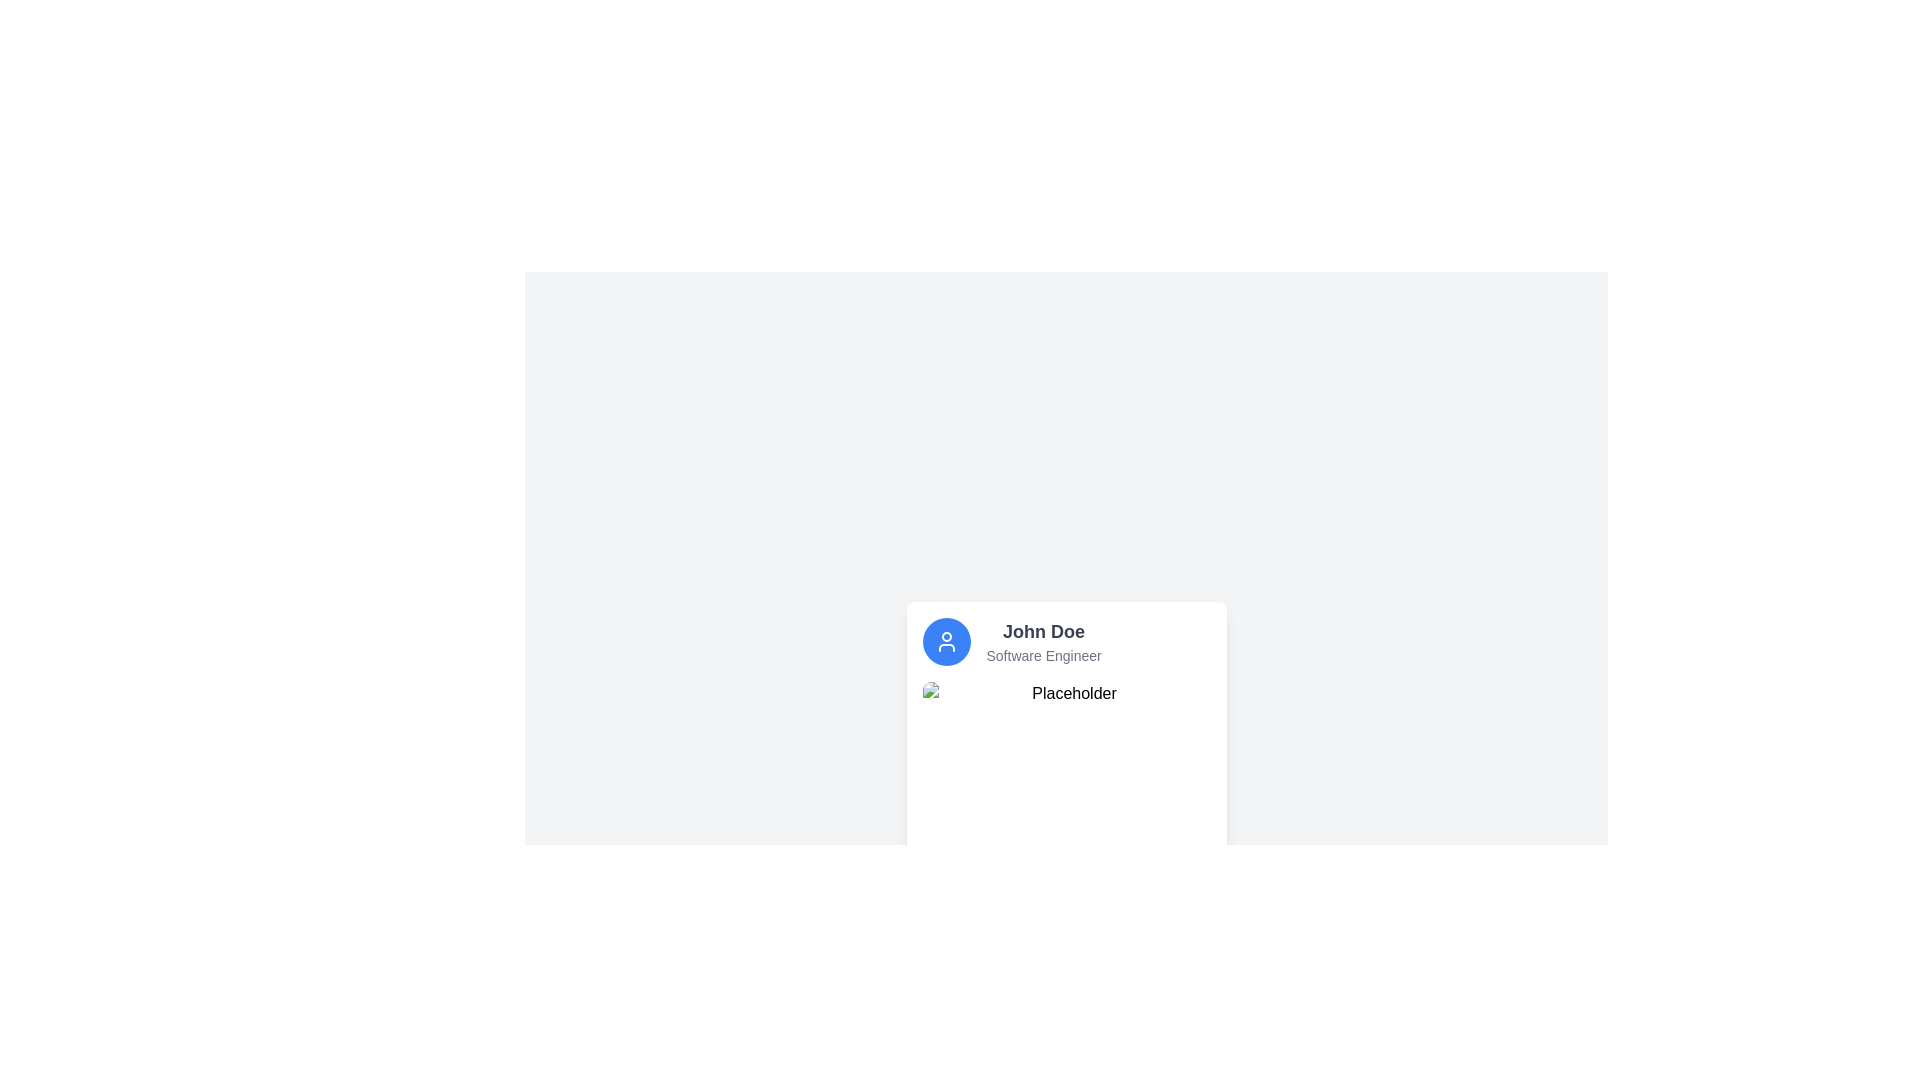 This screenshot has height=1080, width=1920. What do you see at coordinates (1065, 641) in the screenshot?
I see `the 'John Doe' text content element, which is accompanied by a circular blue avatar icon displaying a white user silhouette graphic` at bounding box center [1065, 641].